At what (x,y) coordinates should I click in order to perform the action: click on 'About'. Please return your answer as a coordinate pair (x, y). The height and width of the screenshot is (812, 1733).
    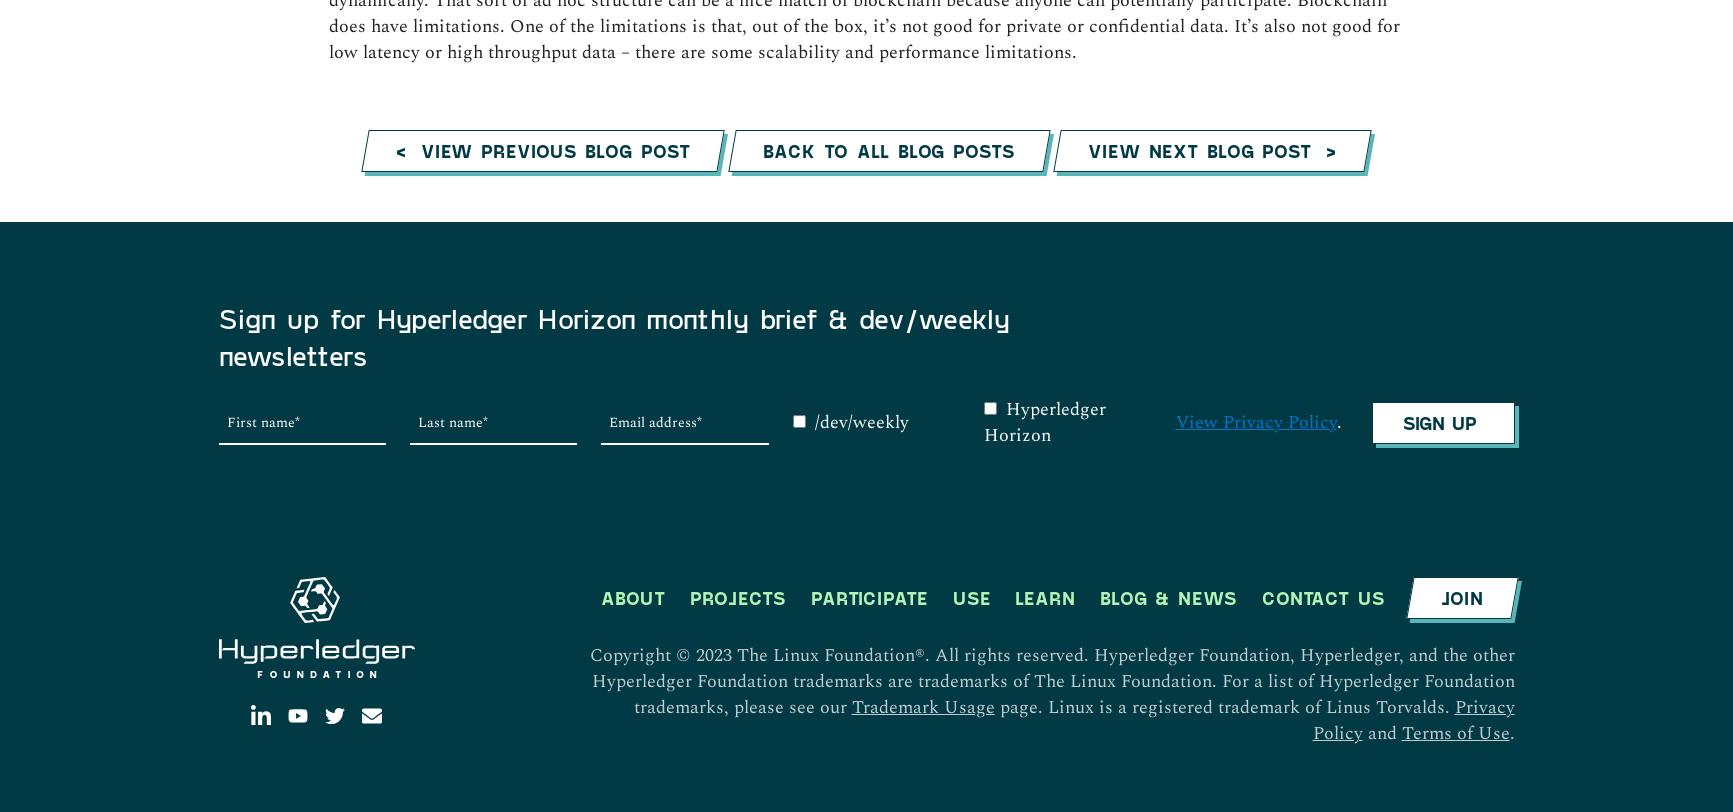
    Looking at the image, I should click on (601, 180).